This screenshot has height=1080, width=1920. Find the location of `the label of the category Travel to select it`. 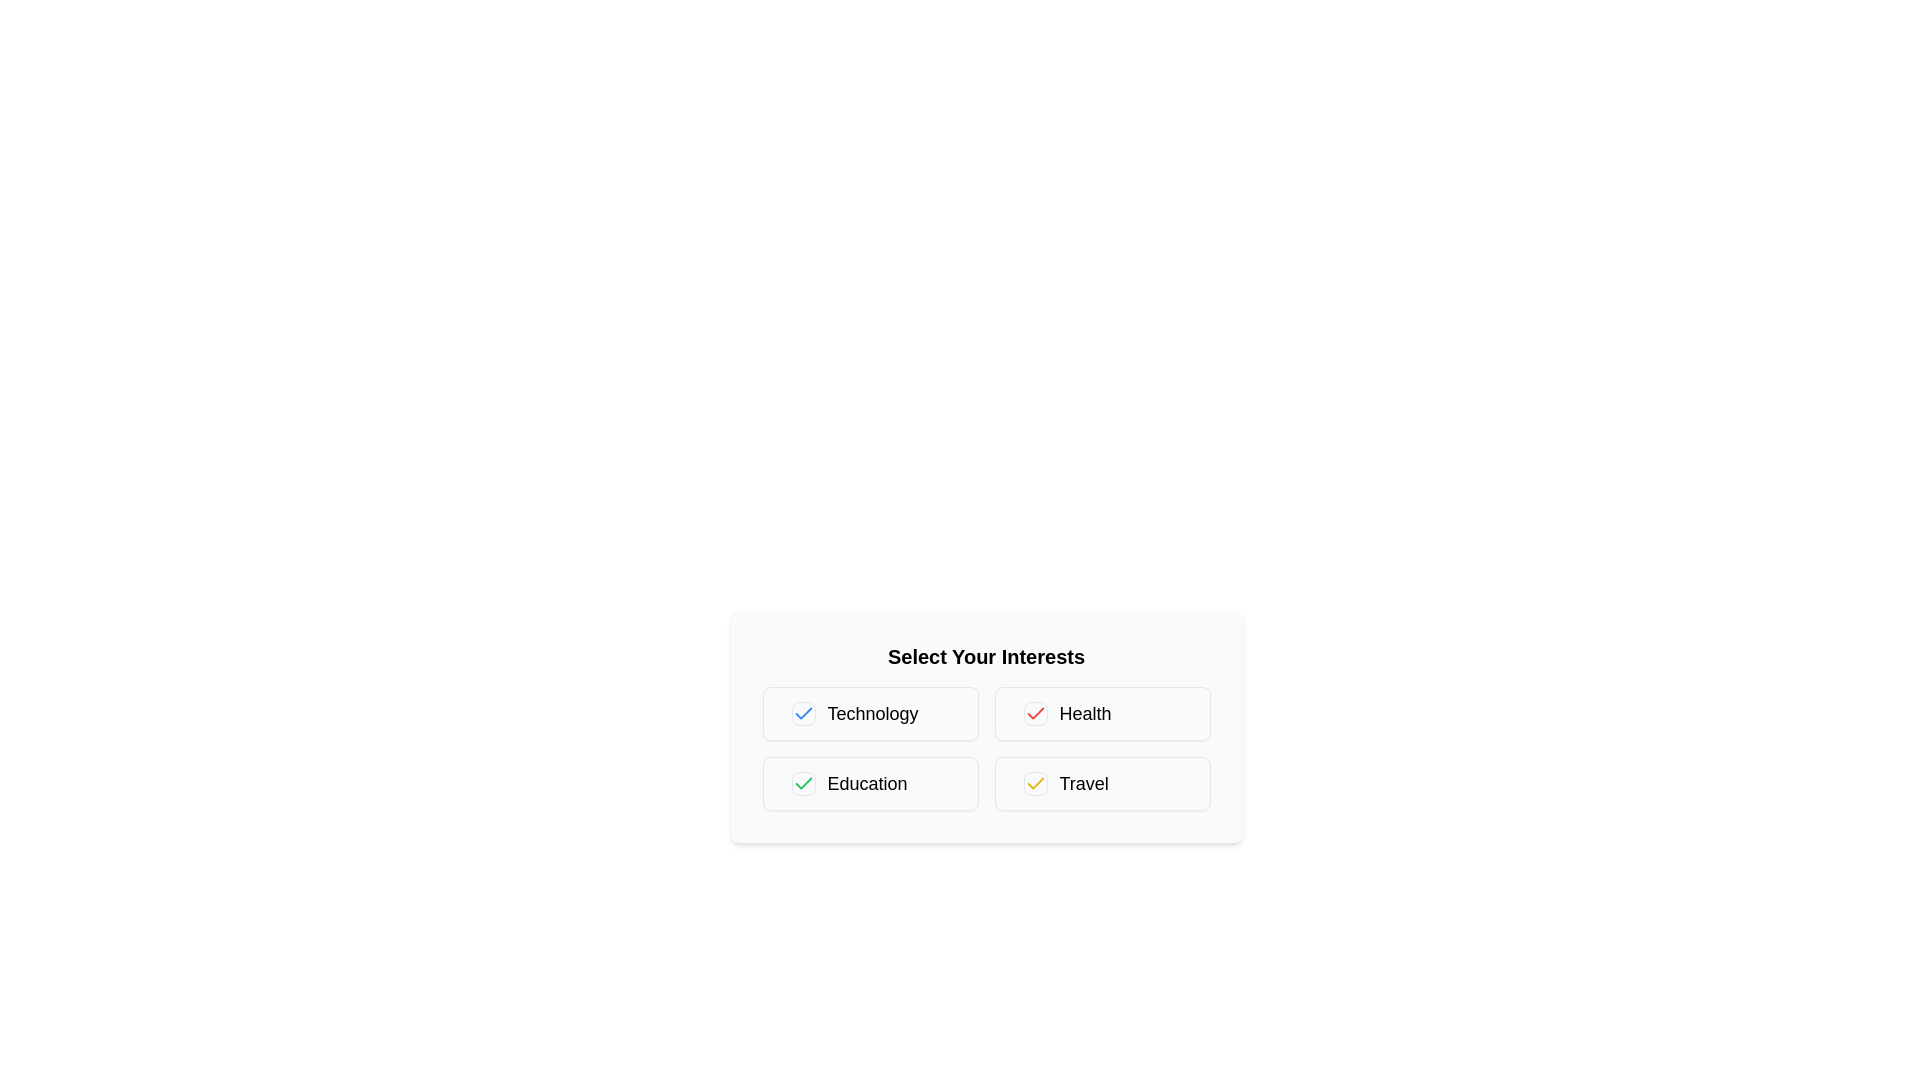

the label of the category Travel to select it is located at coordinates (1101, 782).